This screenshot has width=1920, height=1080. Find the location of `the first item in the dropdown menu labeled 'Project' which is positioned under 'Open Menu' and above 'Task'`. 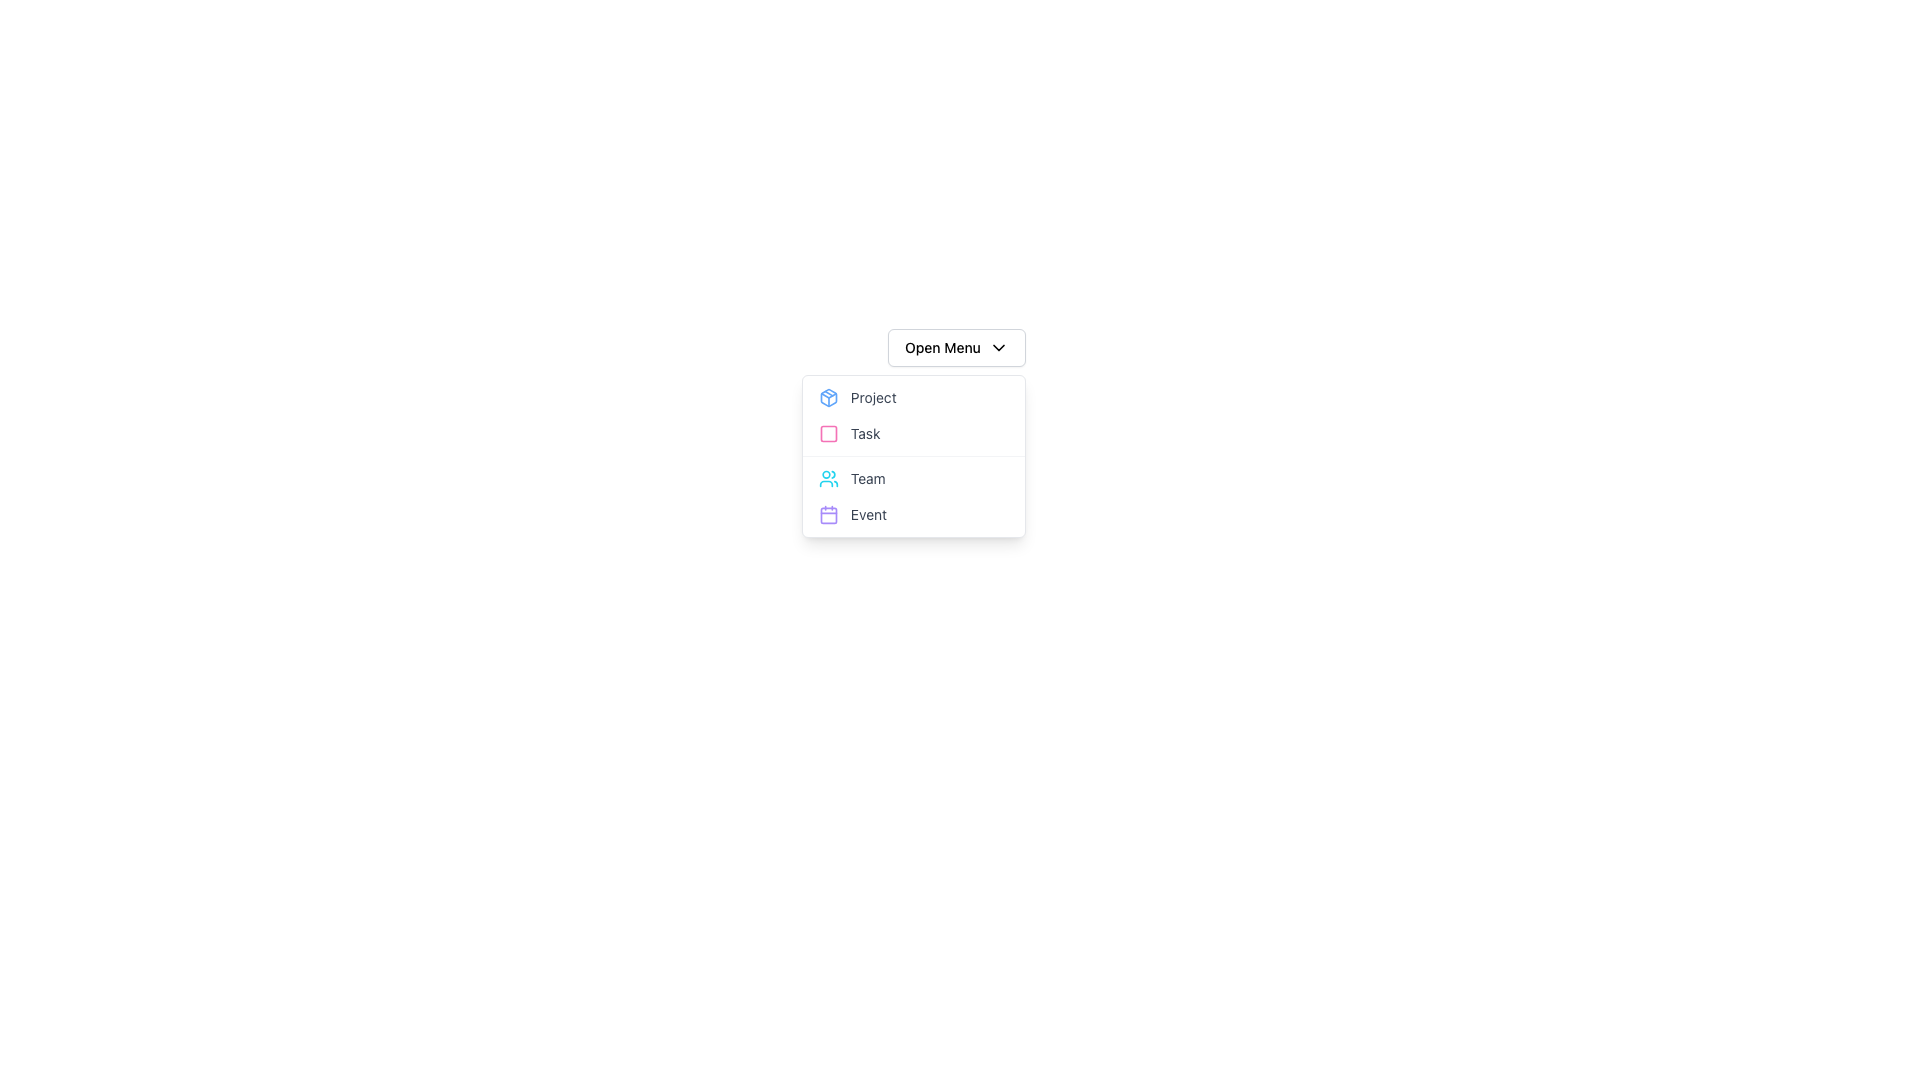

the first item in the dropdown menu labeled 'Project' which is positioned under 'Open Menu' and above 'Task' is located at coordinates (912, 397).